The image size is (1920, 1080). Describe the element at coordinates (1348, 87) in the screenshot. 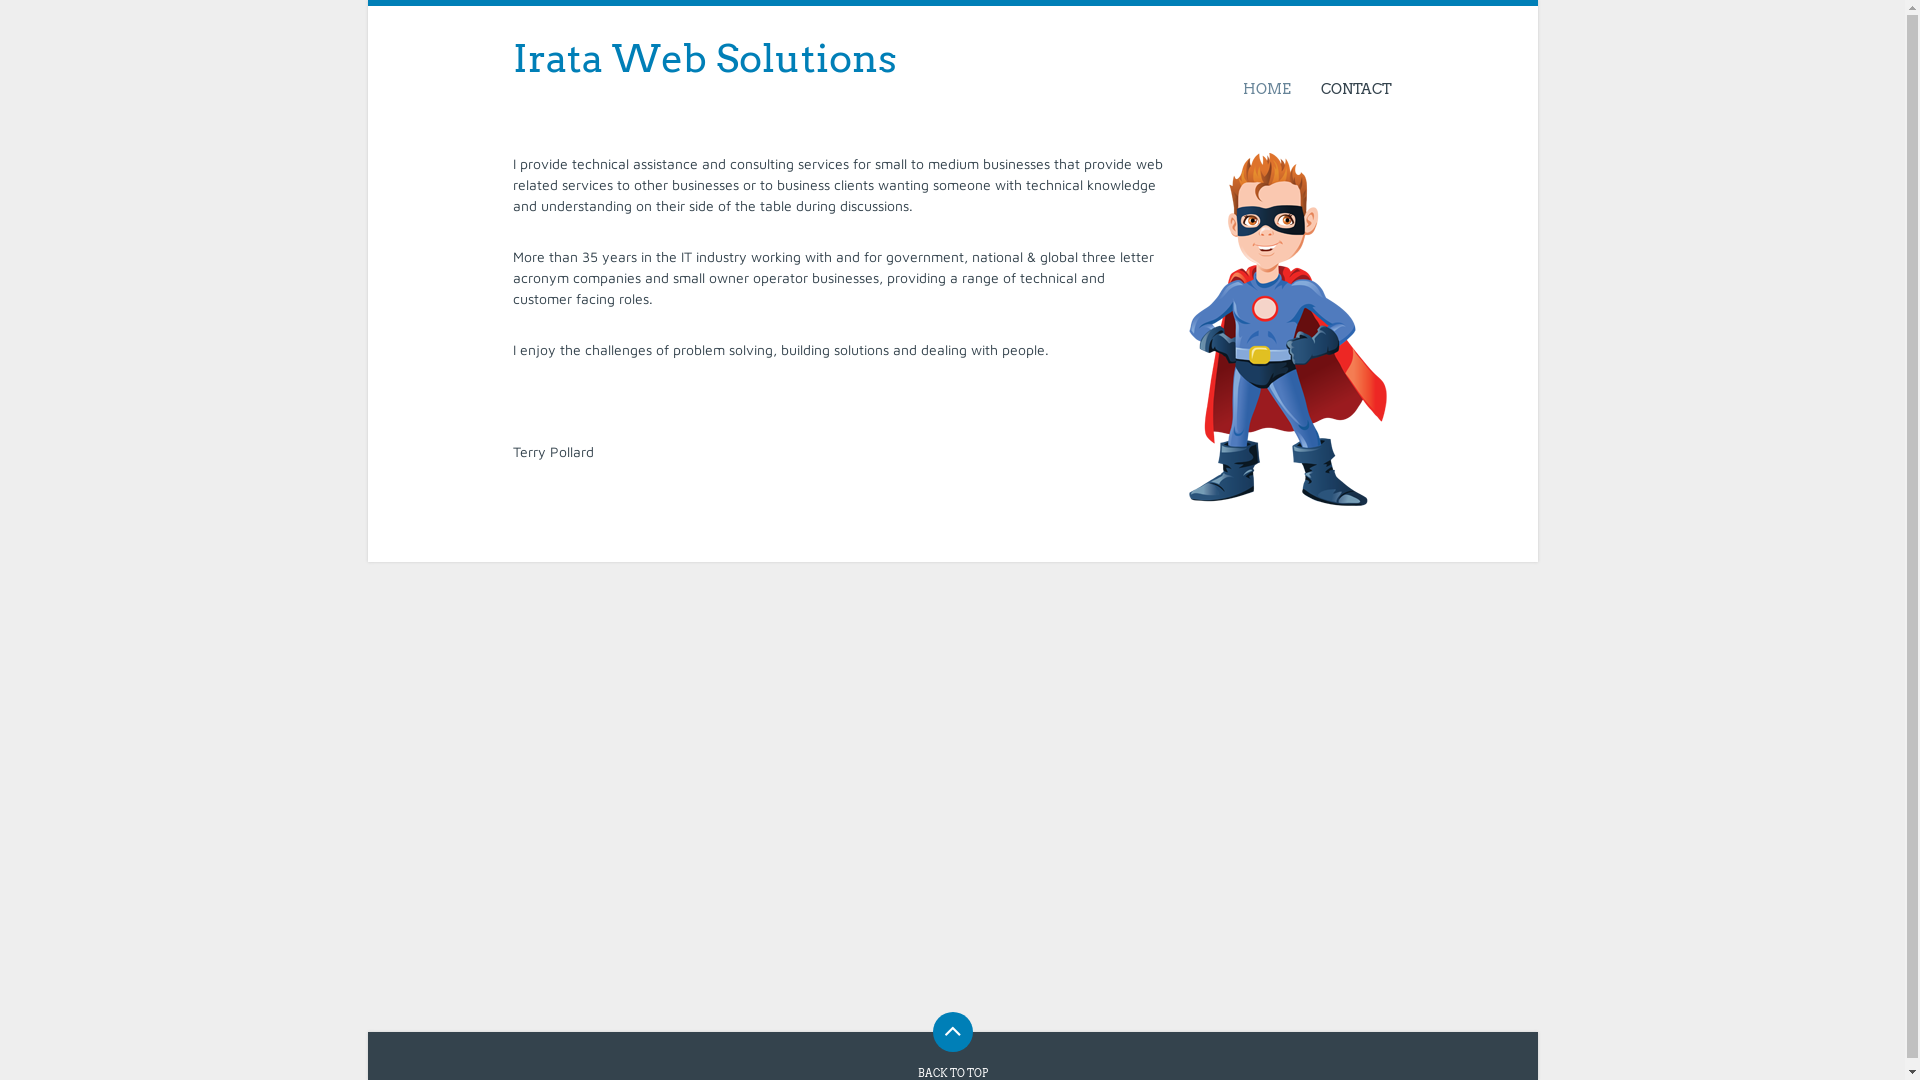

I see `'CONTACT'` at that location.